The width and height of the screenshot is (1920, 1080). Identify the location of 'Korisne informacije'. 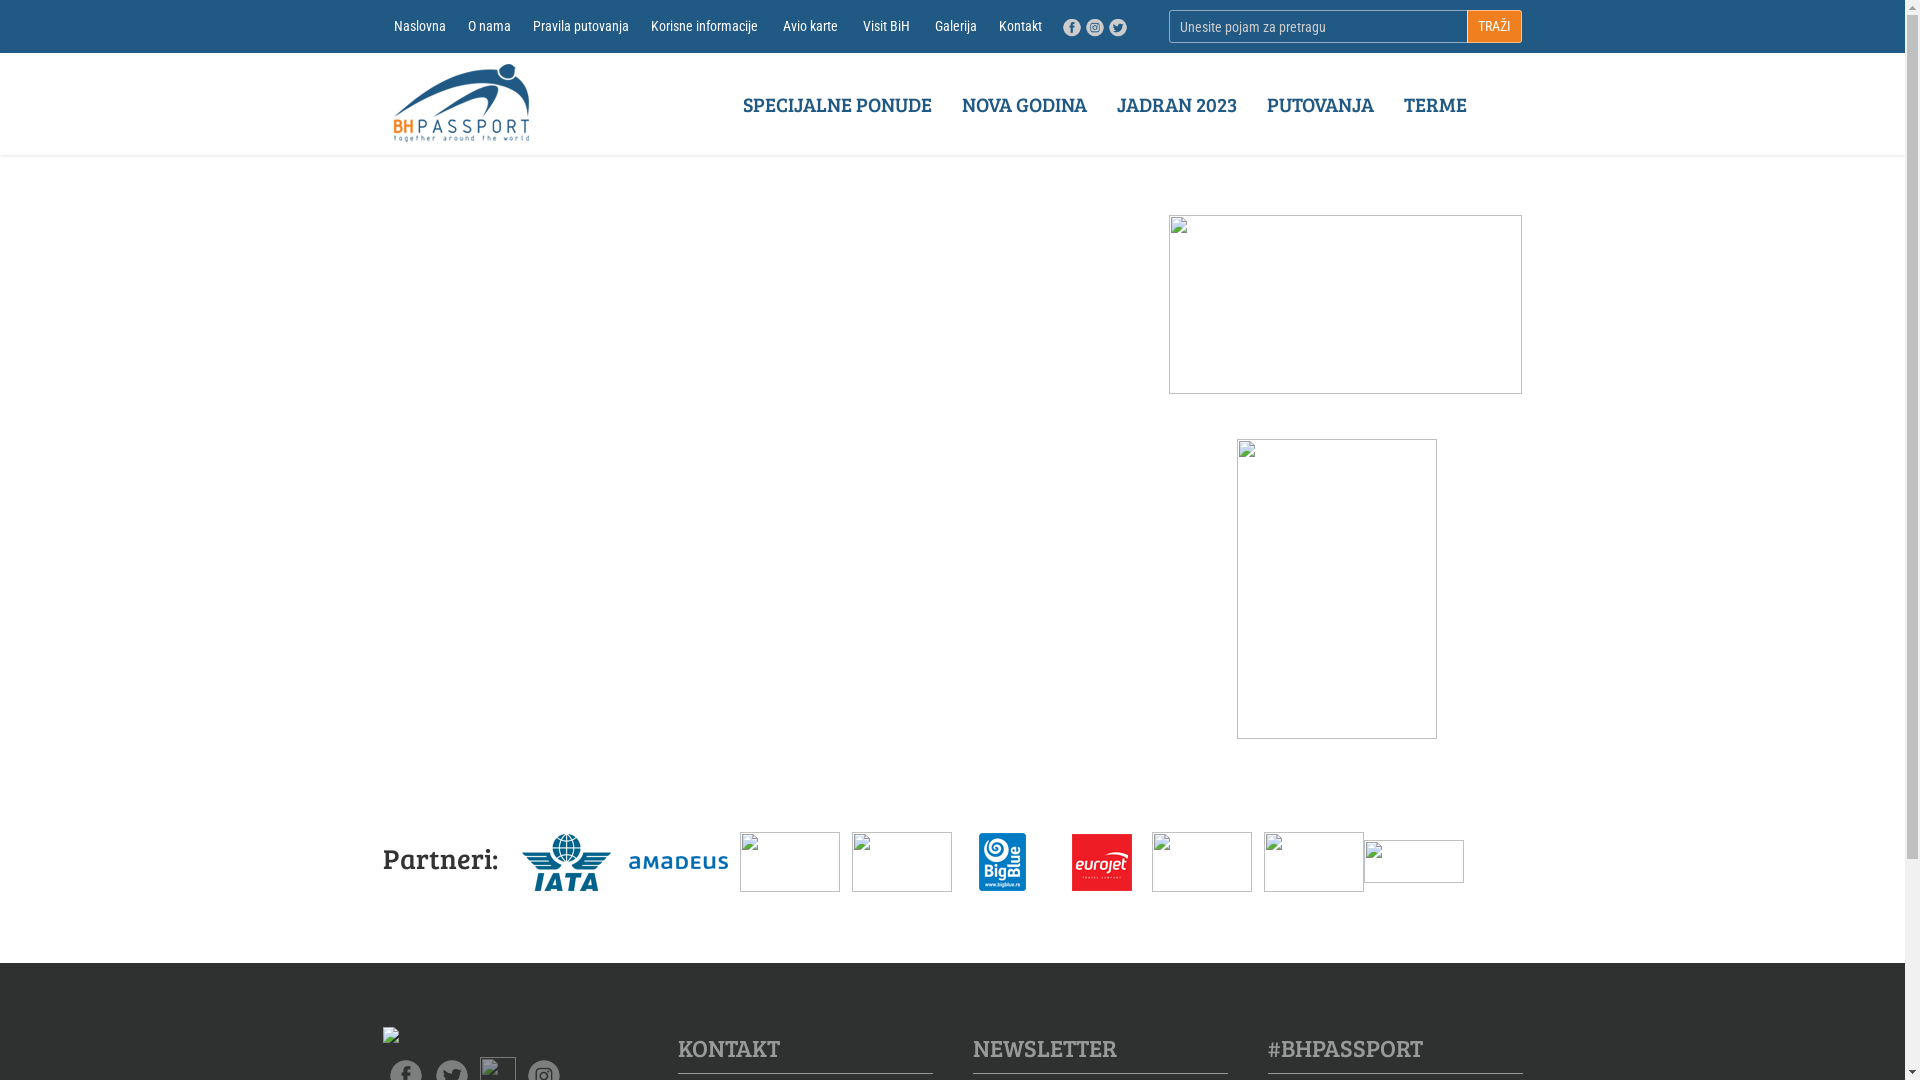
(638, 26).